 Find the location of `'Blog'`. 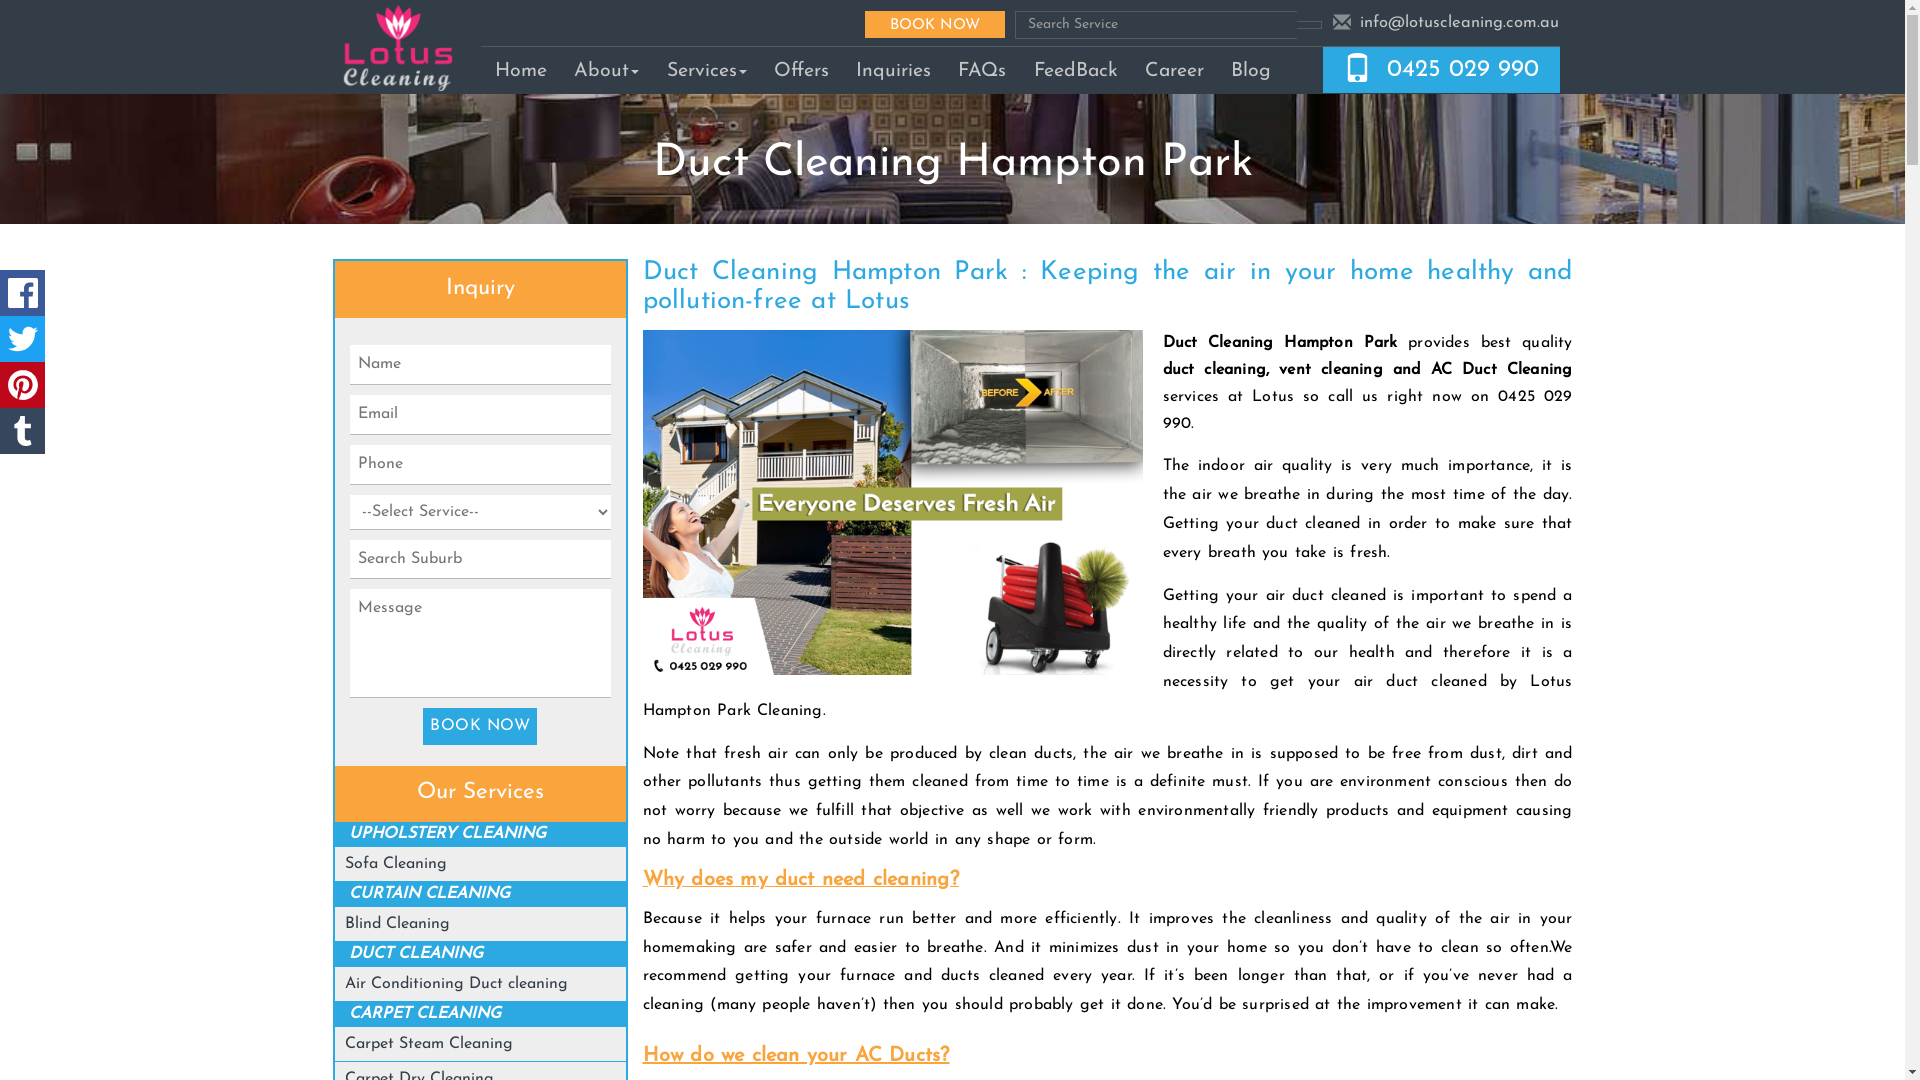

'Blog' is located at coordinates (1250, 69).